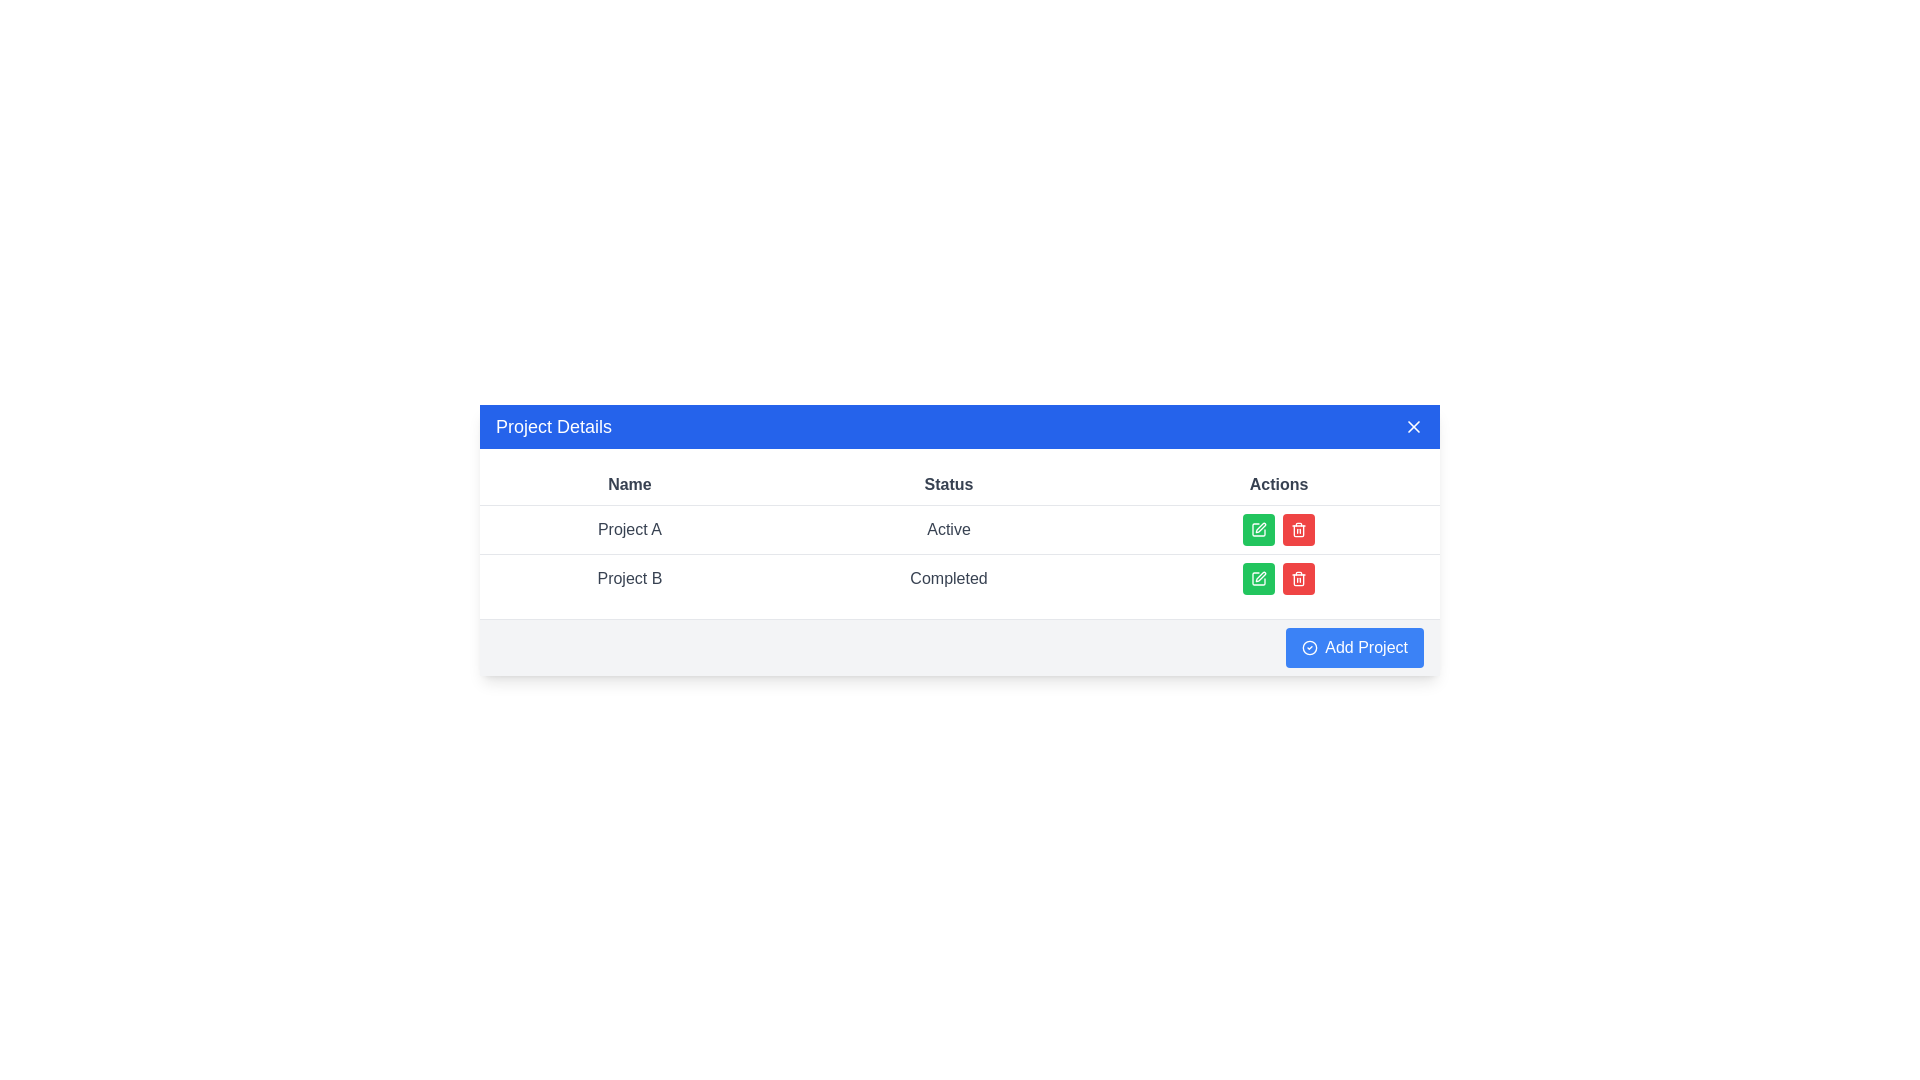 The width and height of the screenshot is (1920, 1080). I want to click on the trash bin icon element located in the 'Actions' column of the table, specifically as part of the second button in the second row, which is to the right of the green edit button, so click(1299, 530).